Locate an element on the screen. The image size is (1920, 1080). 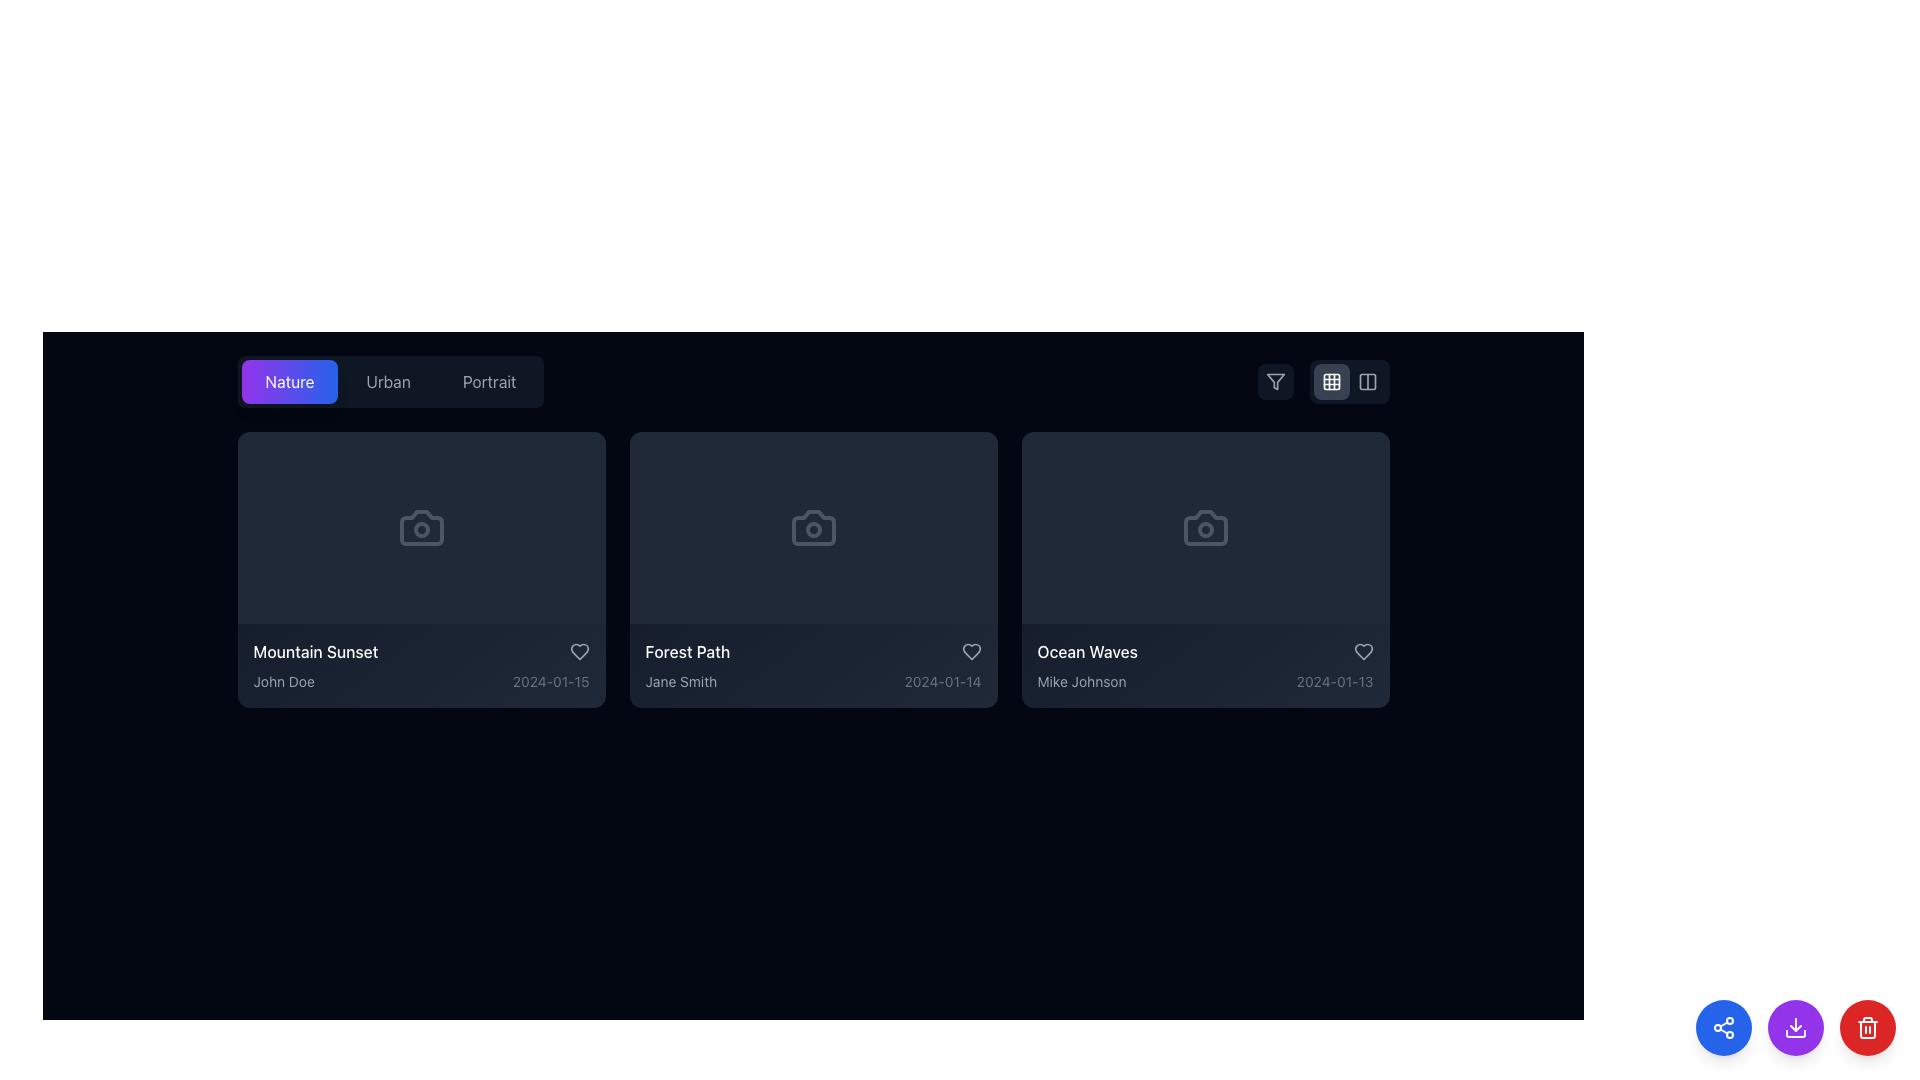
the image placeholder located in the center of the second card in a horizontally arranged list, which represents content with additional information below it is located at coordinates (813, 527).